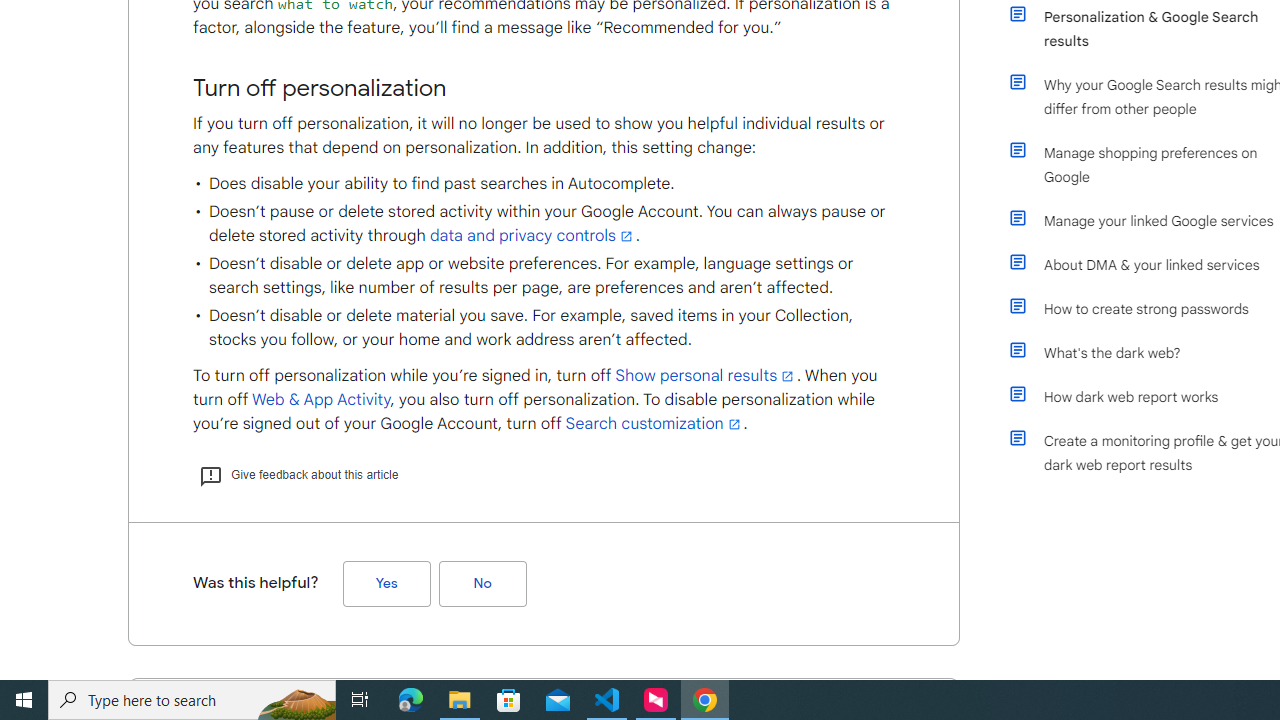 This screenshot has height=720, width=1280. Describe the element at coordinates (482, 583) in the screenshot. I see `'No (Was this helpful?)'` at that location.